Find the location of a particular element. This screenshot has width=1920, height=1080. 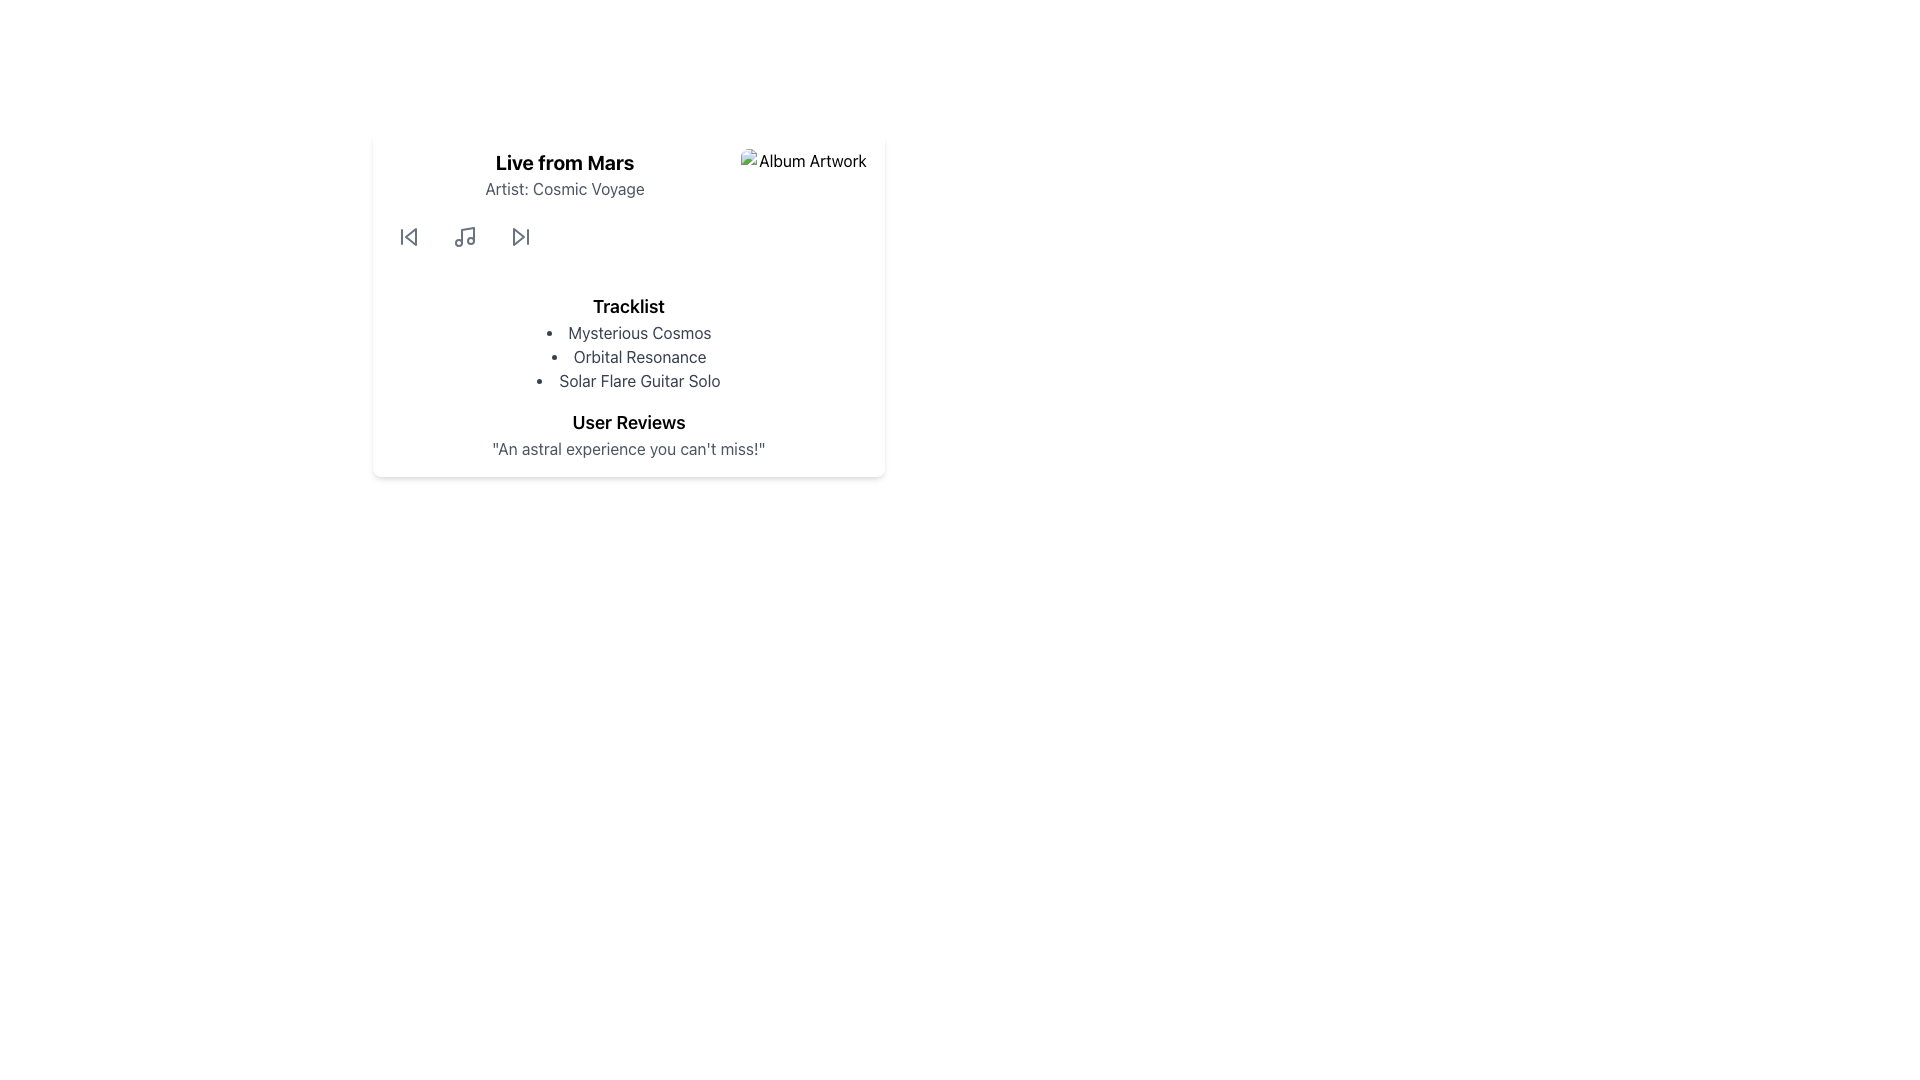

the 'Next' button, which features a triangular play symbol and is the fourth button in the control group, to skip to the next item is located at coordinates (521, 235).